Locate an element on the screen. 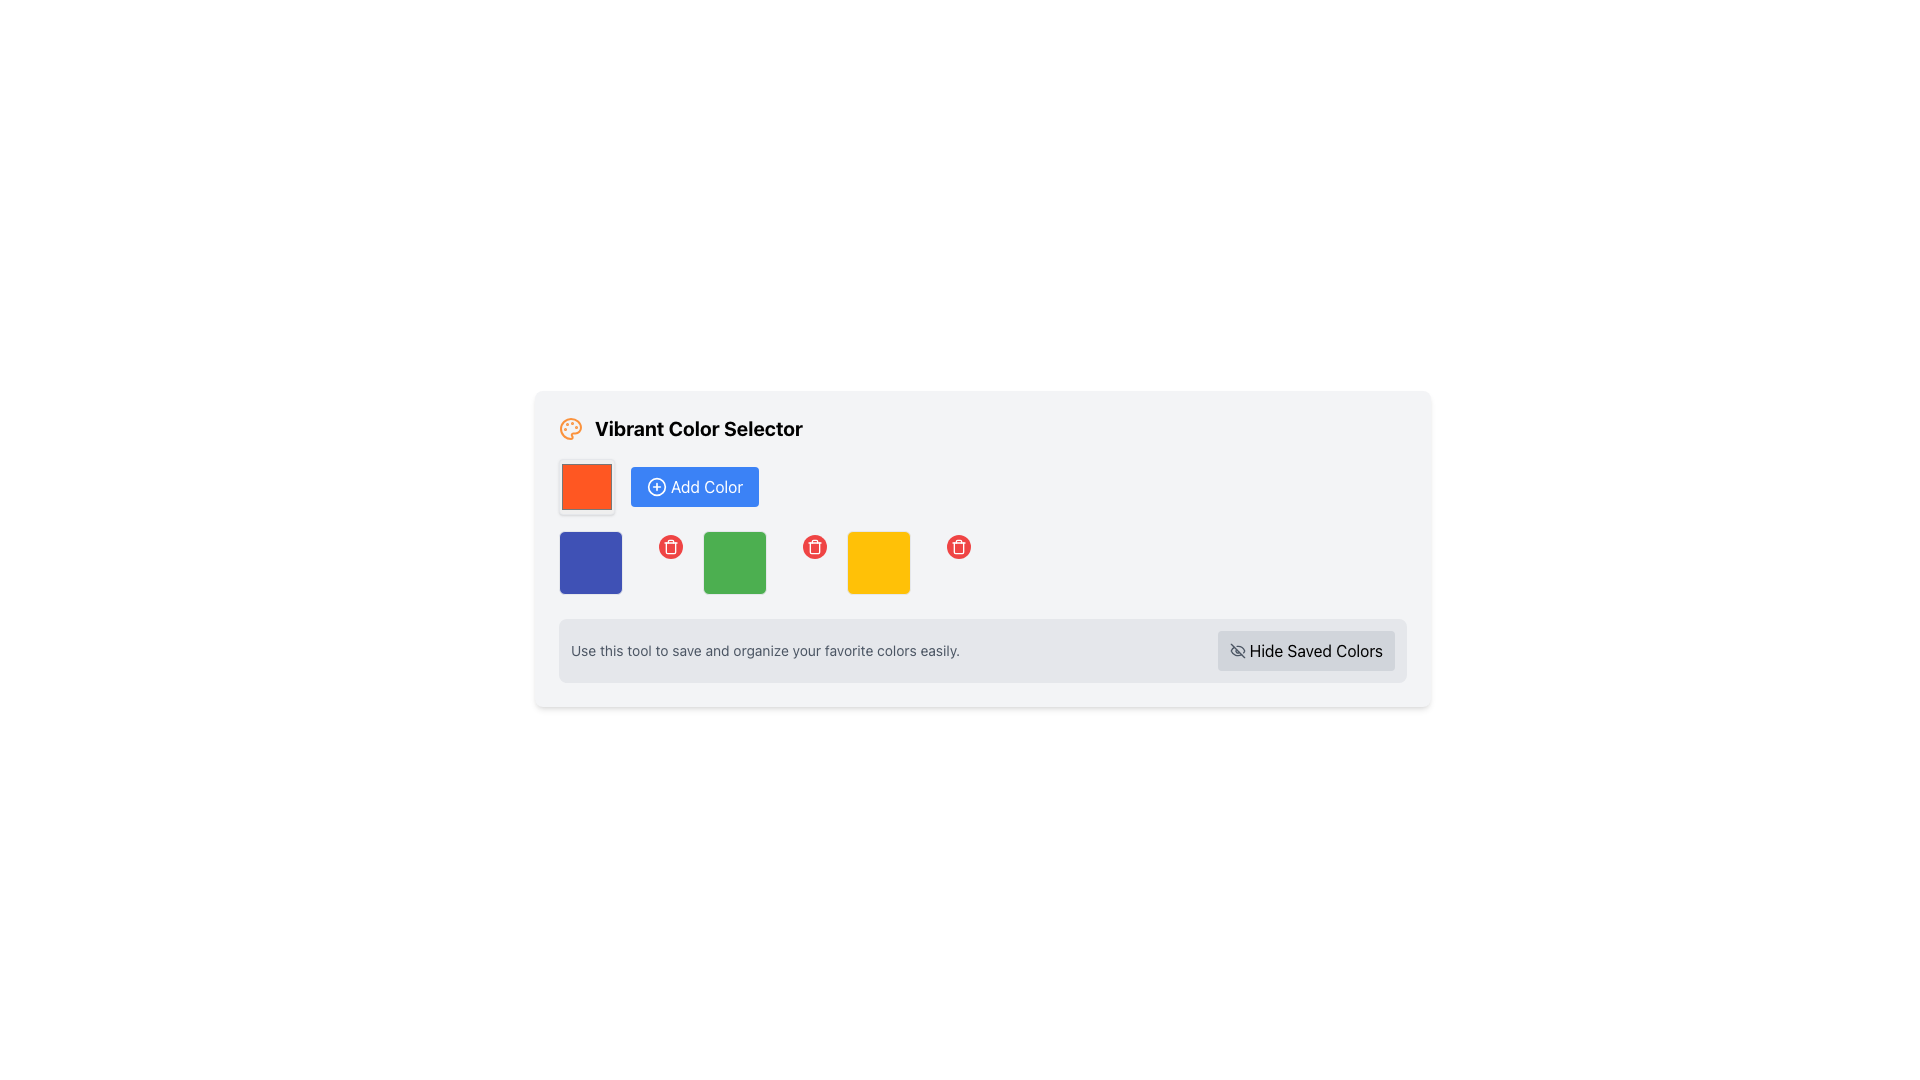  to select the third green square in the grid layout, which has rounded corners and a transparent background is located at coordinates (766, 563).